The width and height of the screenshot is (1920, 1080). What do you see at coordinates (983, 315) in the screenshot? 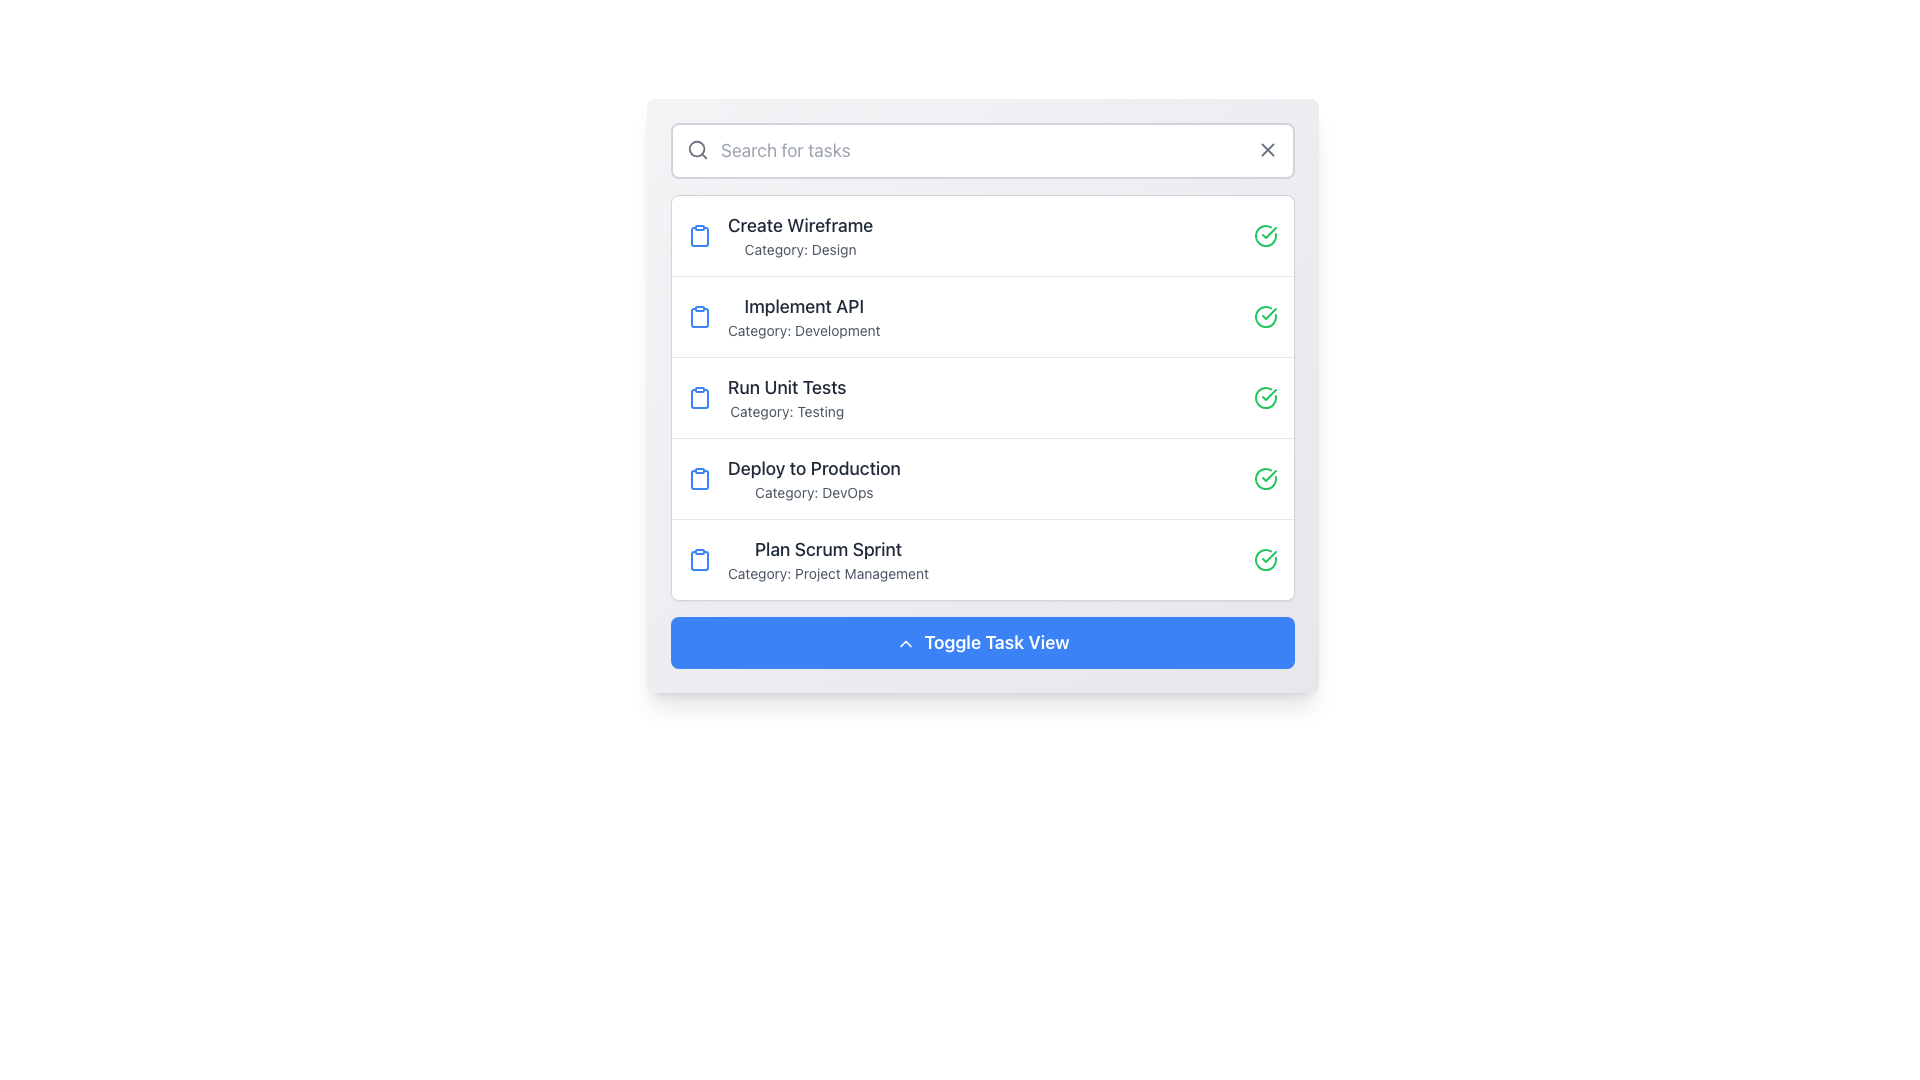
I see `the second task list item titled 'Implement API' with a subtitle 'Category: Development'` at bounding box center [983, 315].